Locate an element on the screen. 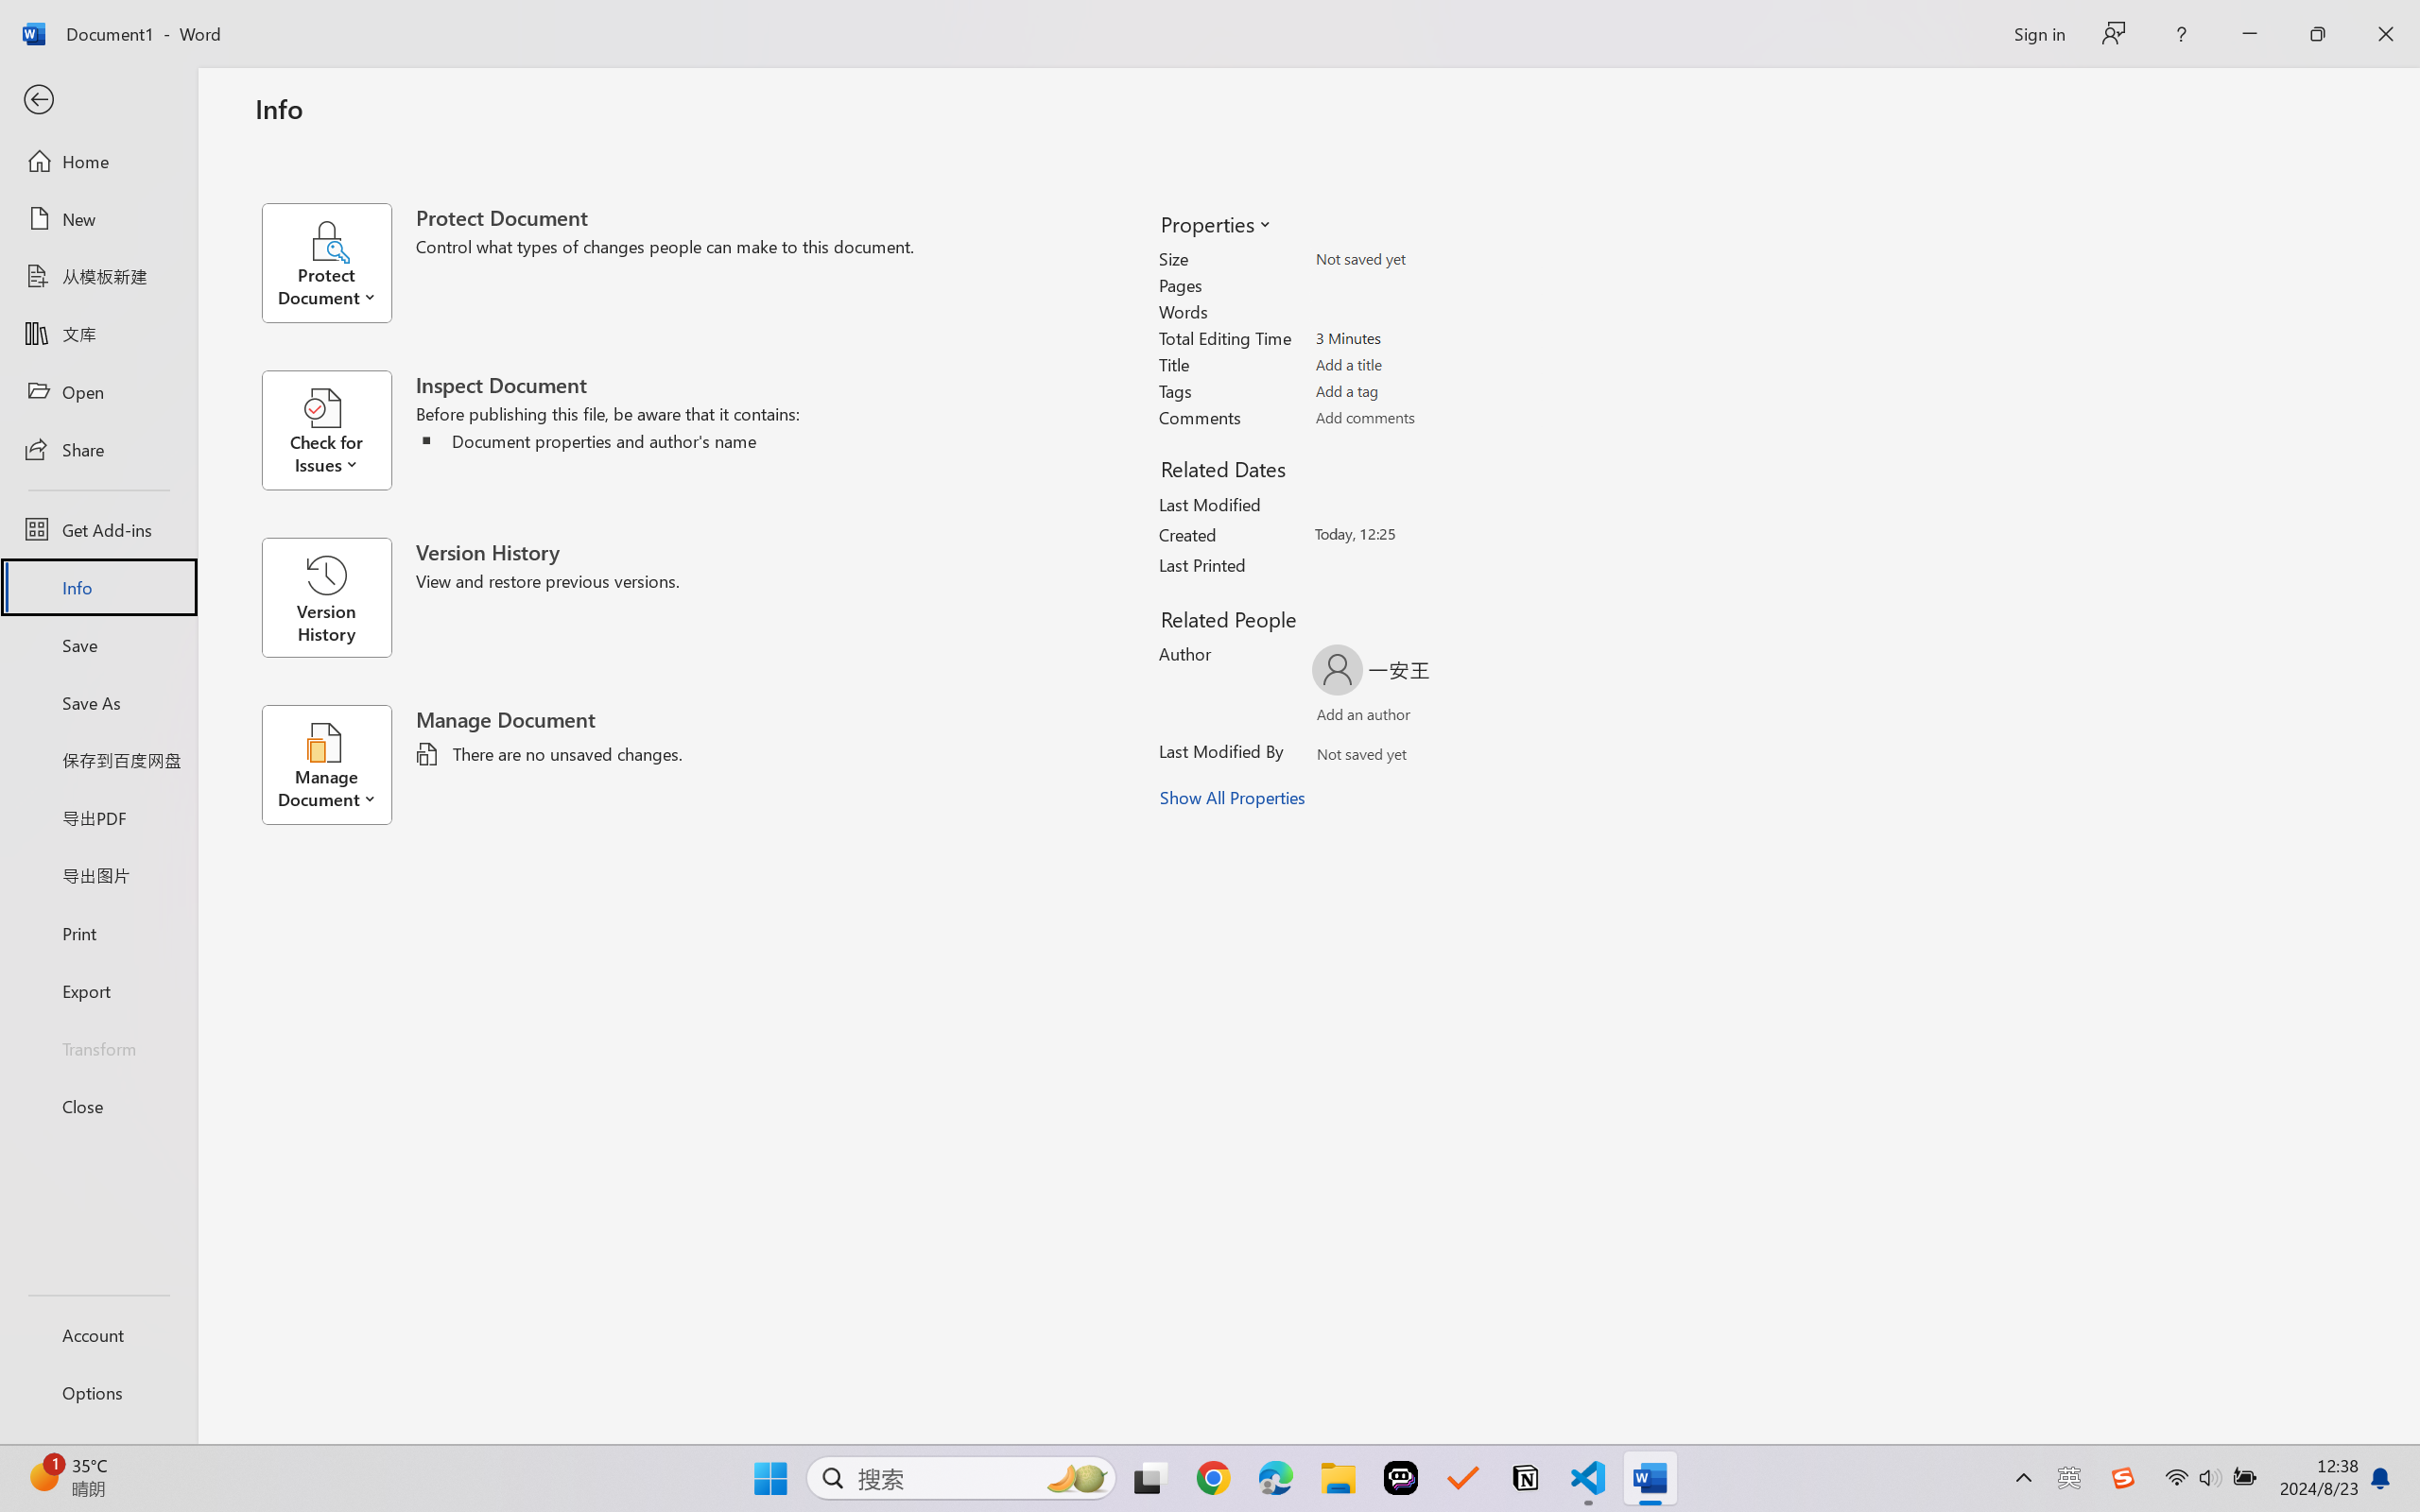 This screenshot has width=2420, height=1512. 'Protect Document' is located at coordinates (337, 262).